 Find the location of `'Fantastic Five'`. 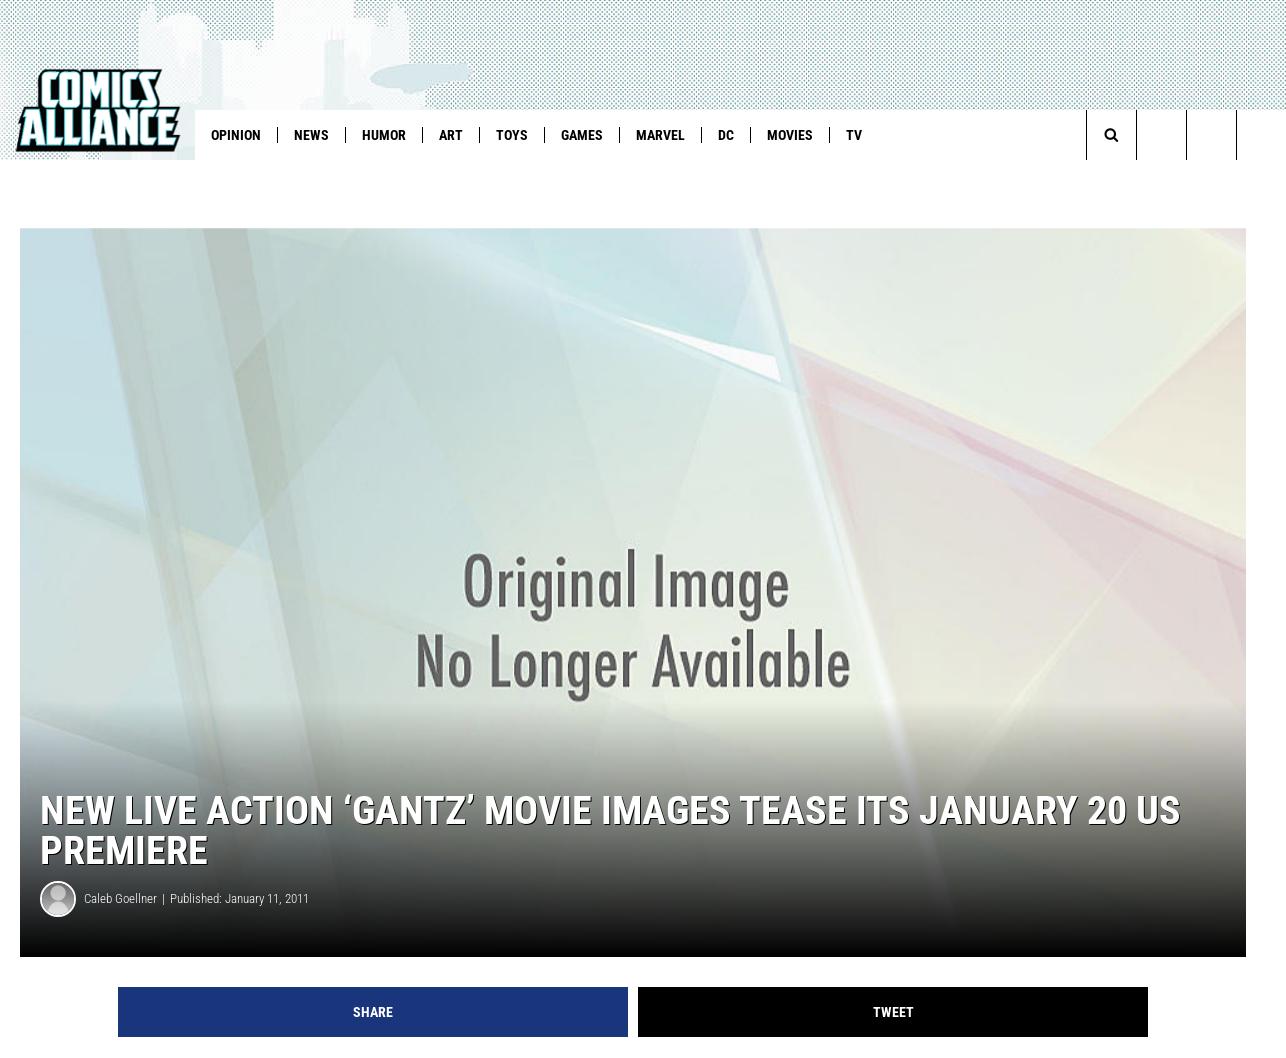

'Fantastic Five' is located at coordinates (962, 175).